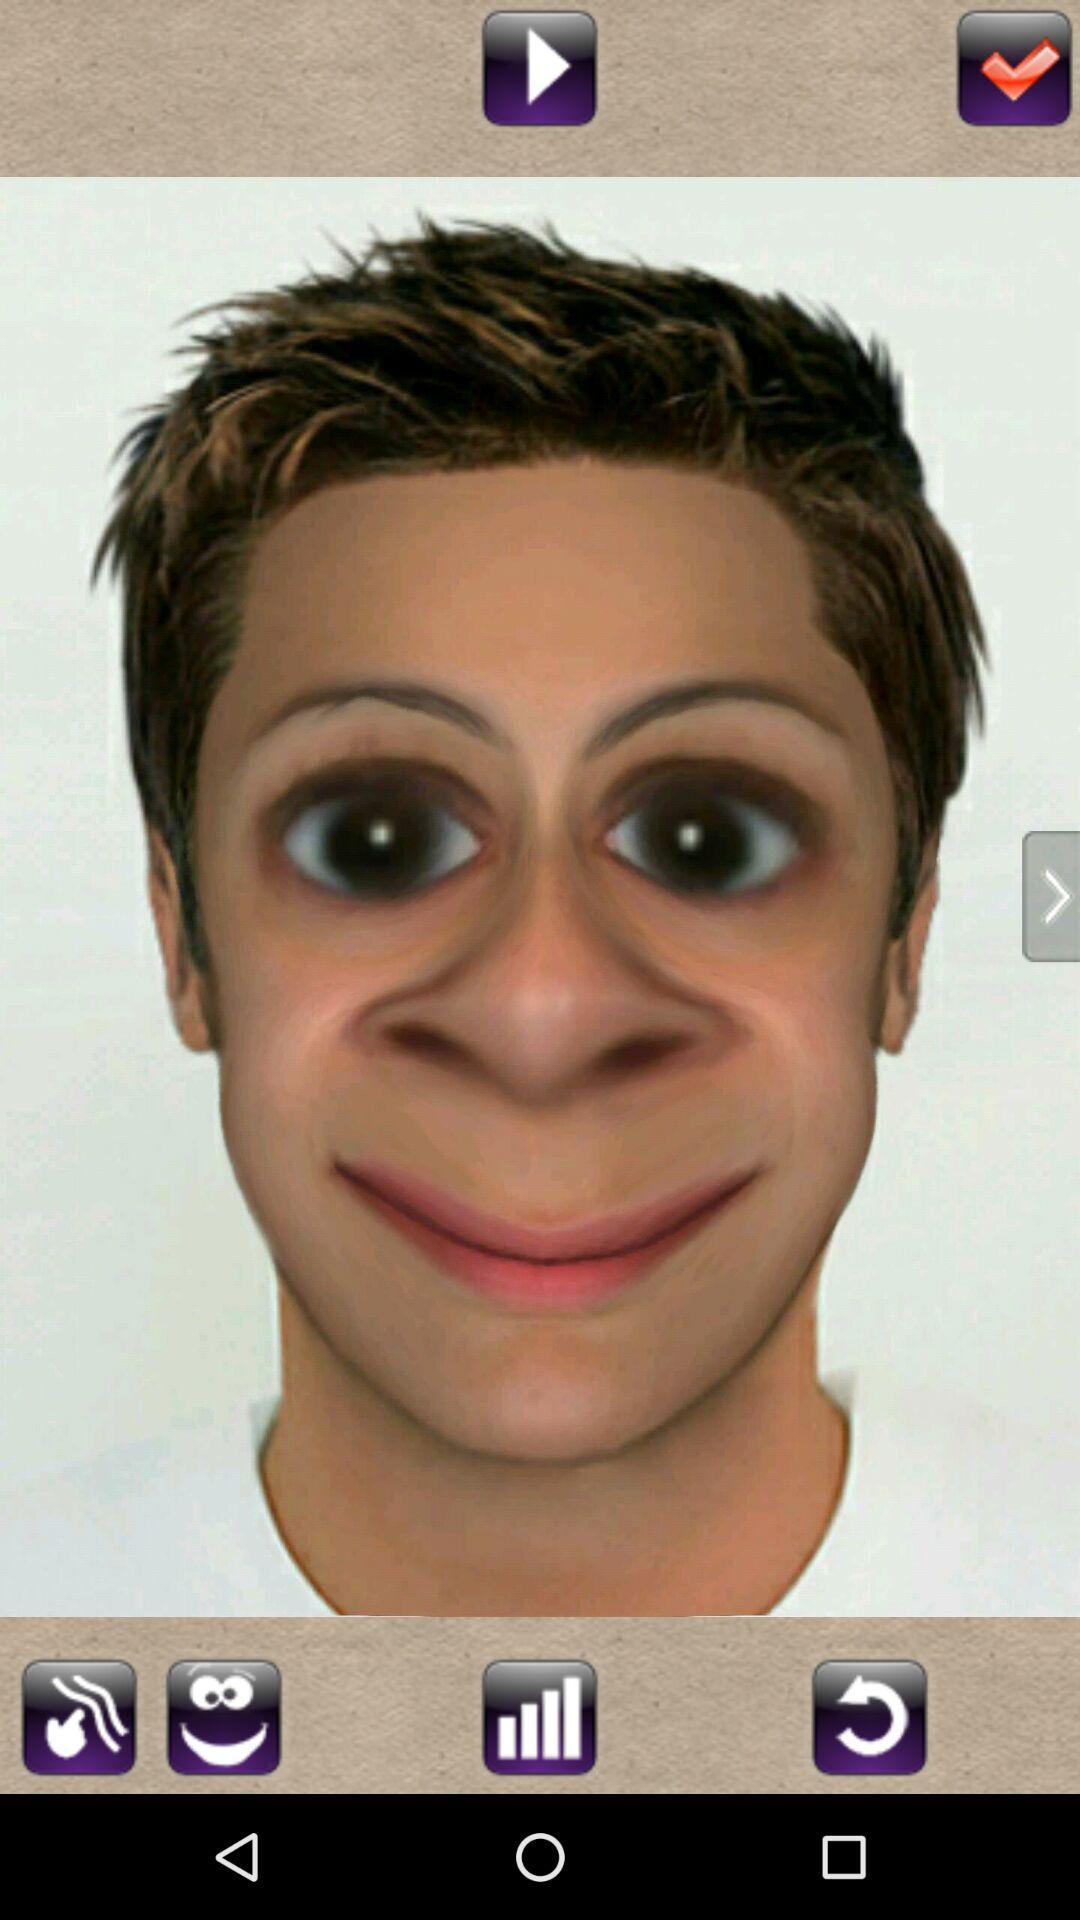 The image size is (1080, 1920). Describe the element at coordinates (538, 1835) in the screenshot. I see `the sliders icon` at that location.